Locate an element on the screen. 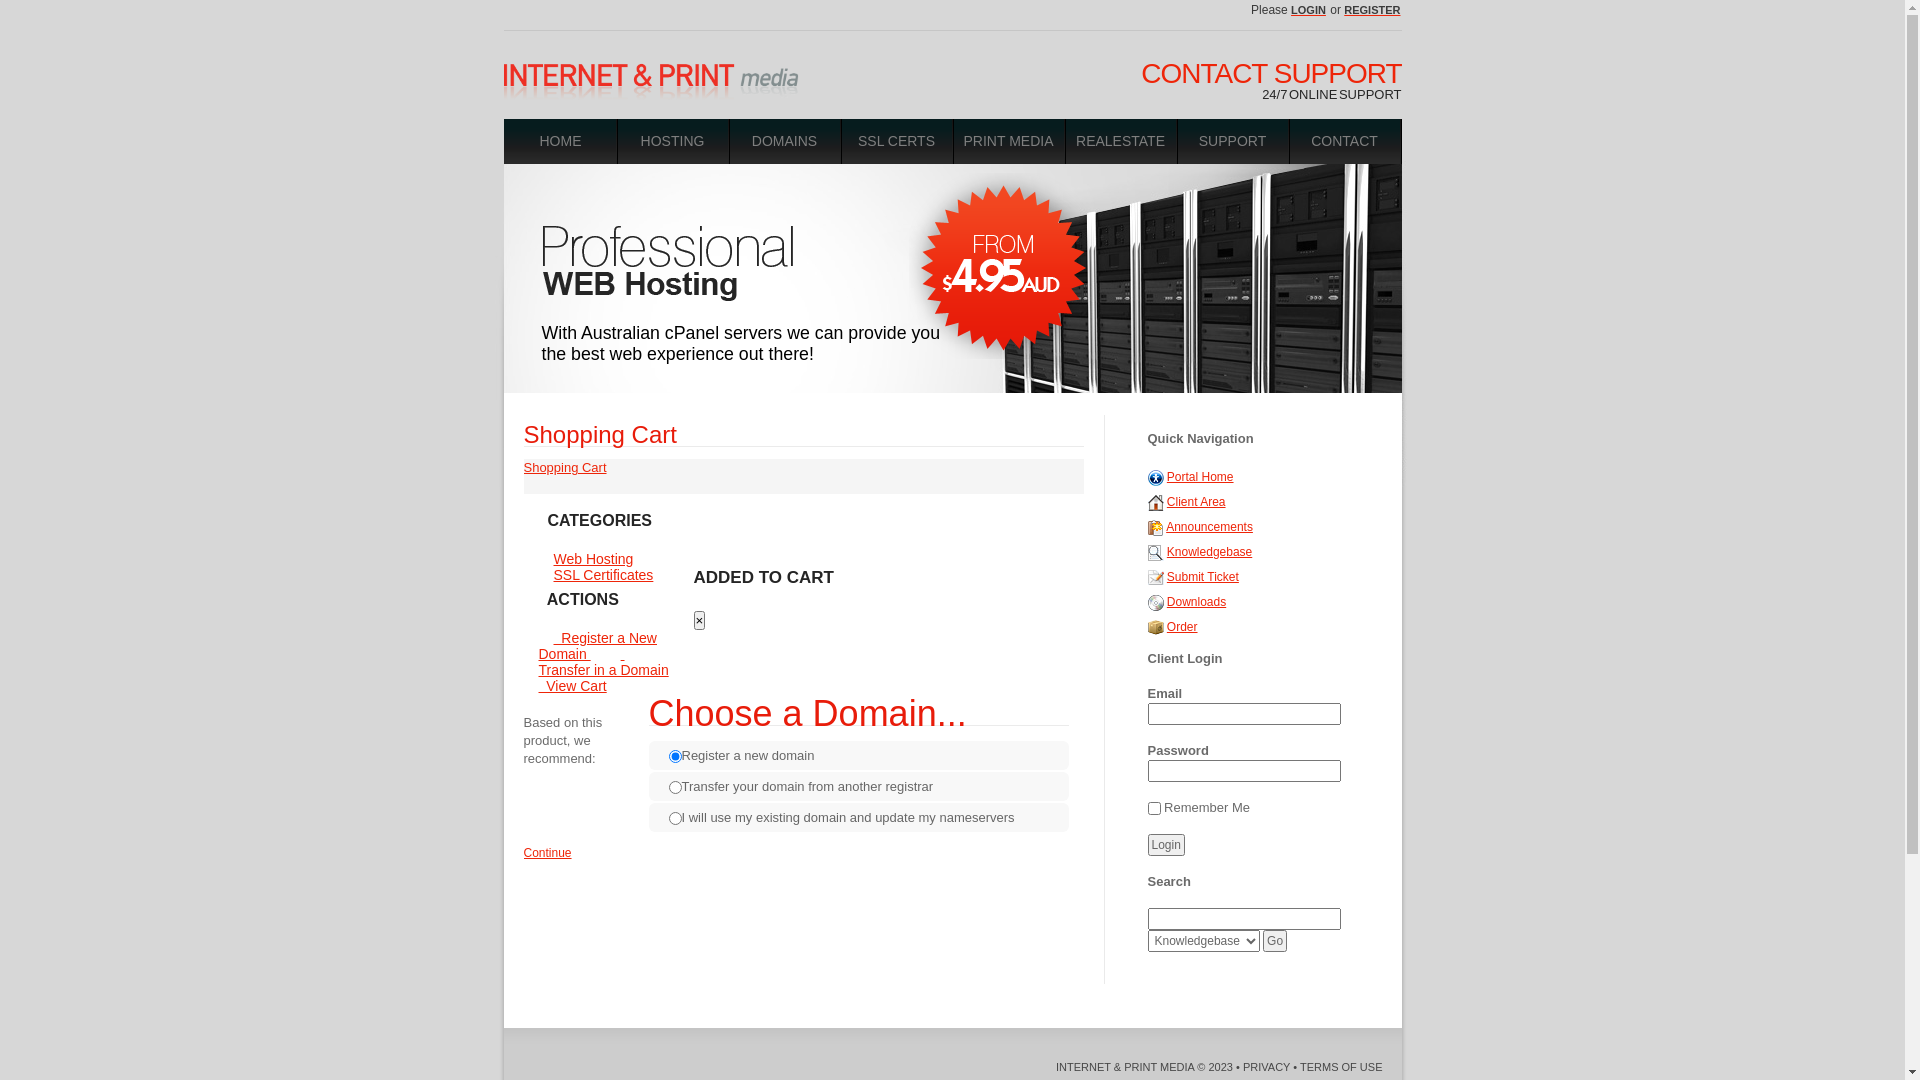  'Downloads' is located at coordinates (1166, 600).